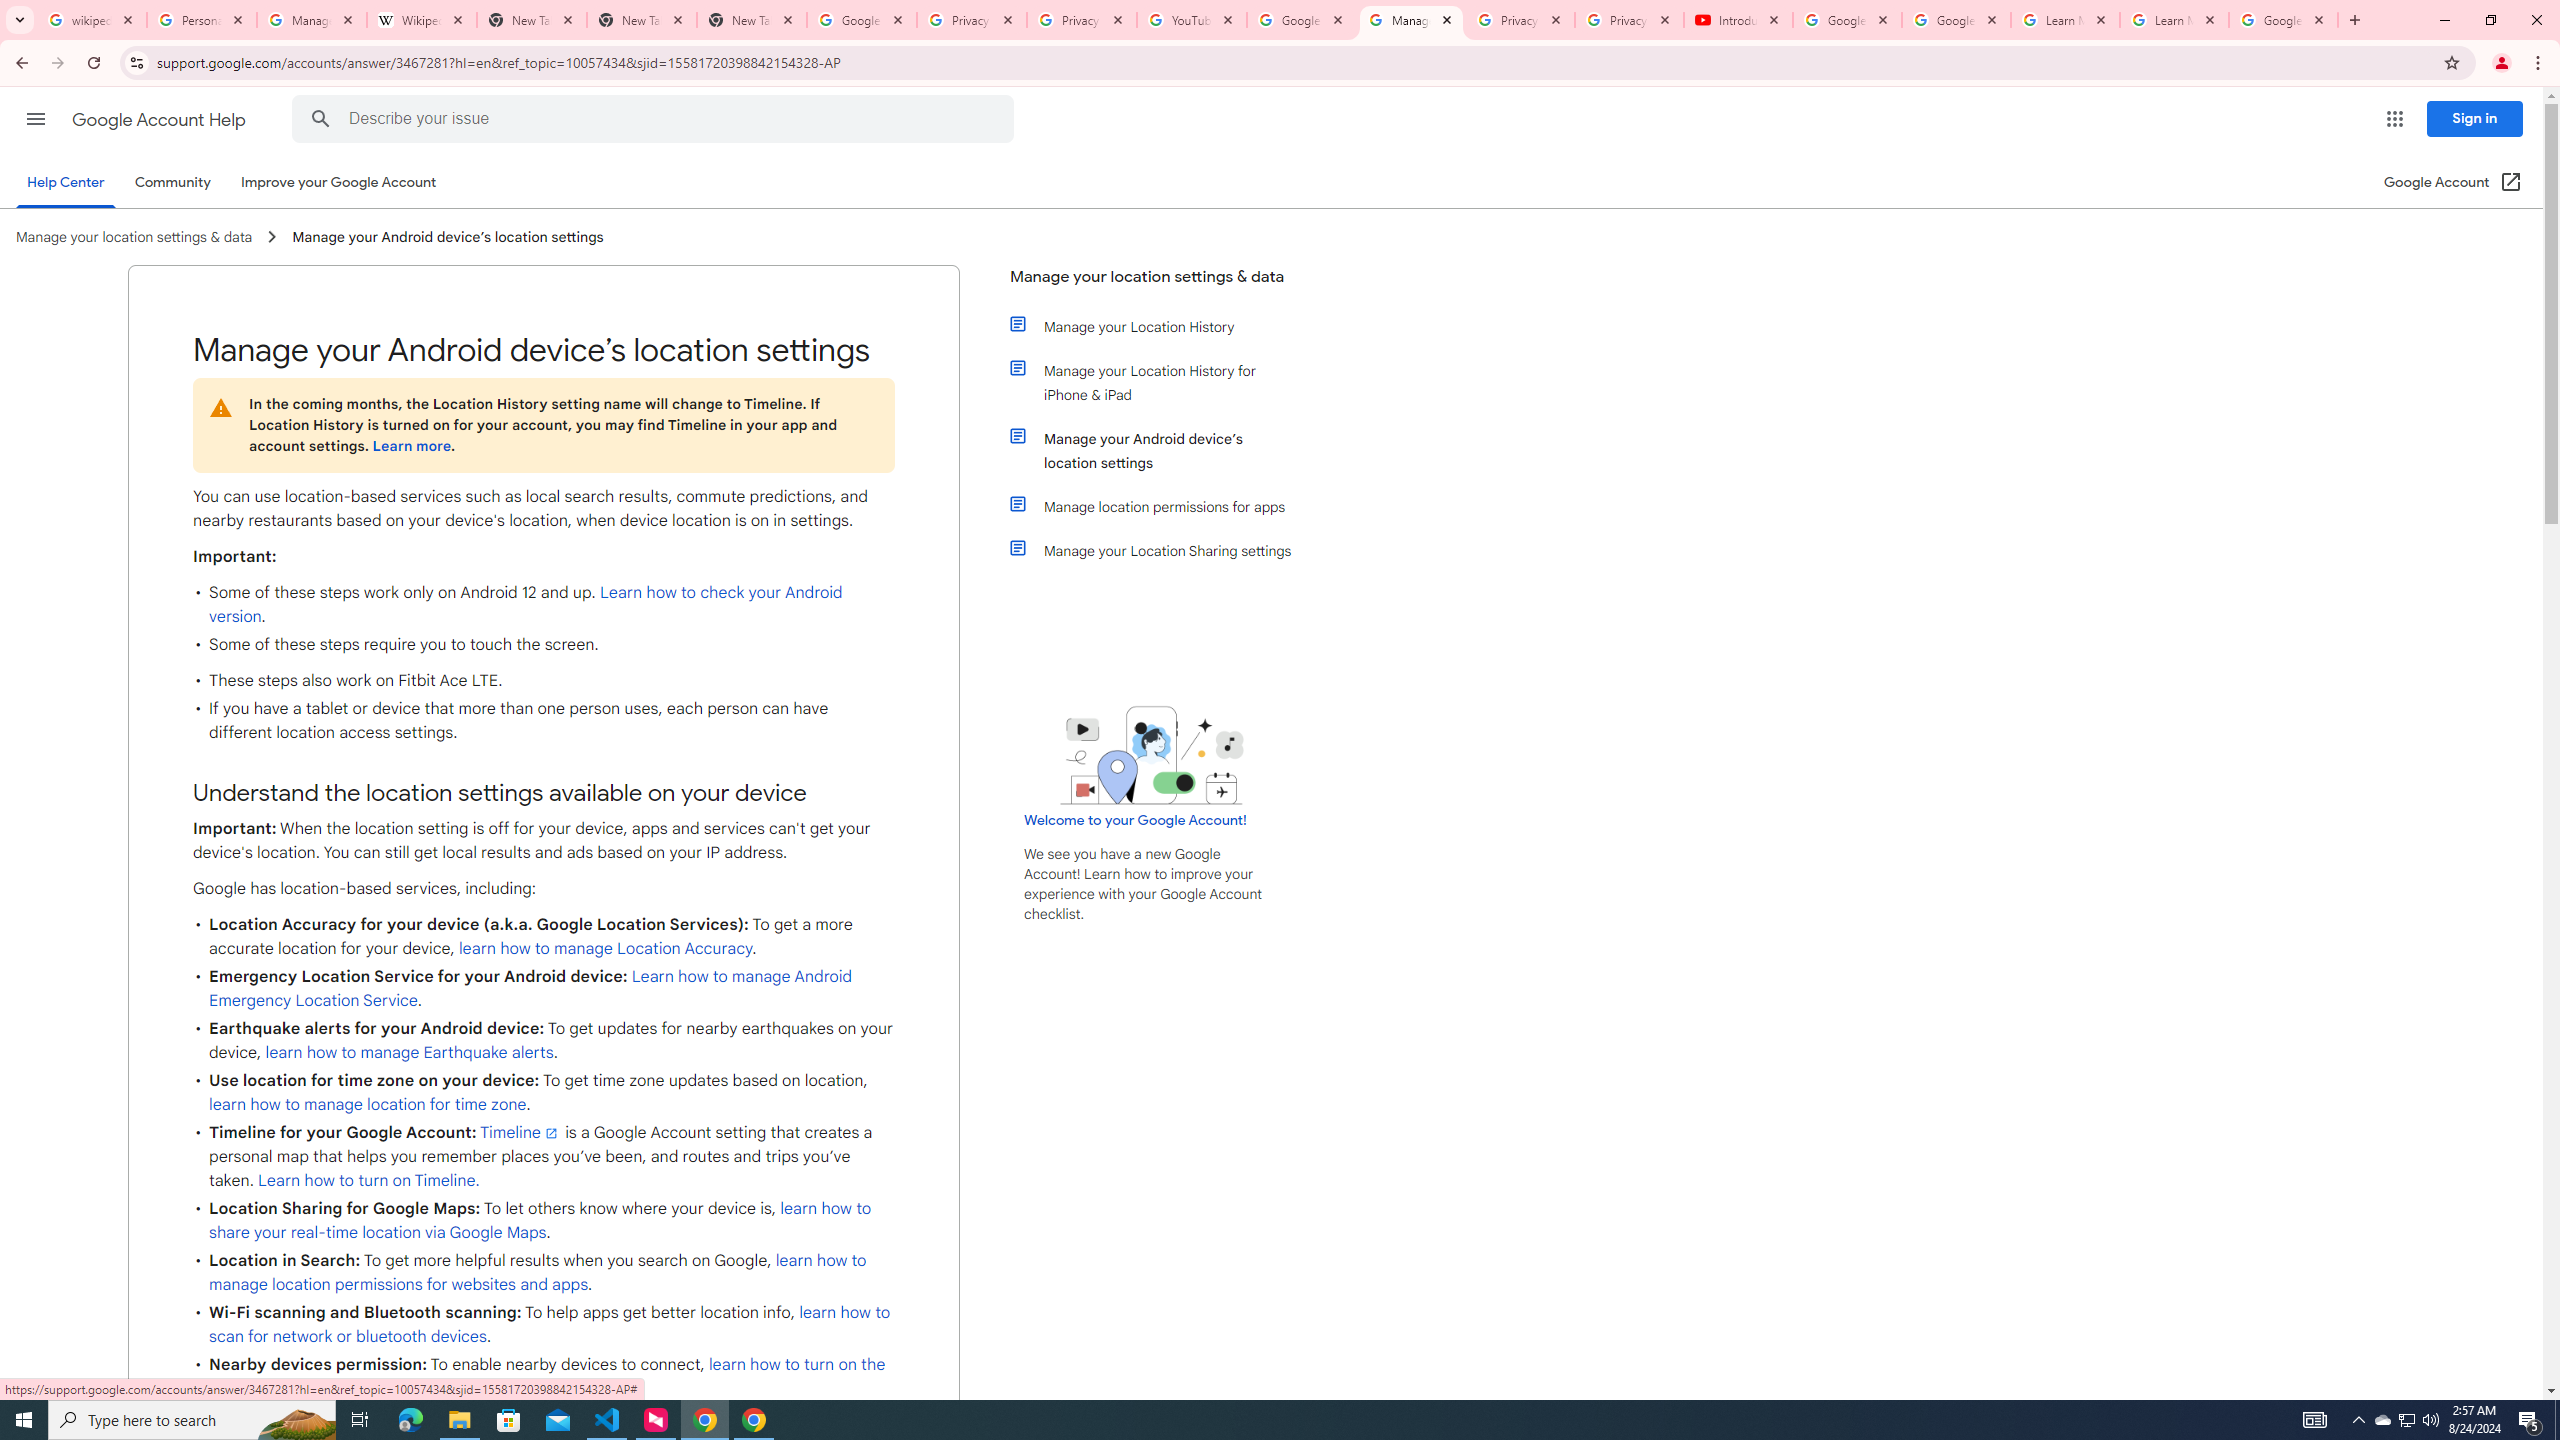 The height and width of the screenshot is (1440, 2560). What do you see at coordinates (1162, 325) in the screenshot?
I see `'Manage your Location History'` at bounding box center [1162, 325].